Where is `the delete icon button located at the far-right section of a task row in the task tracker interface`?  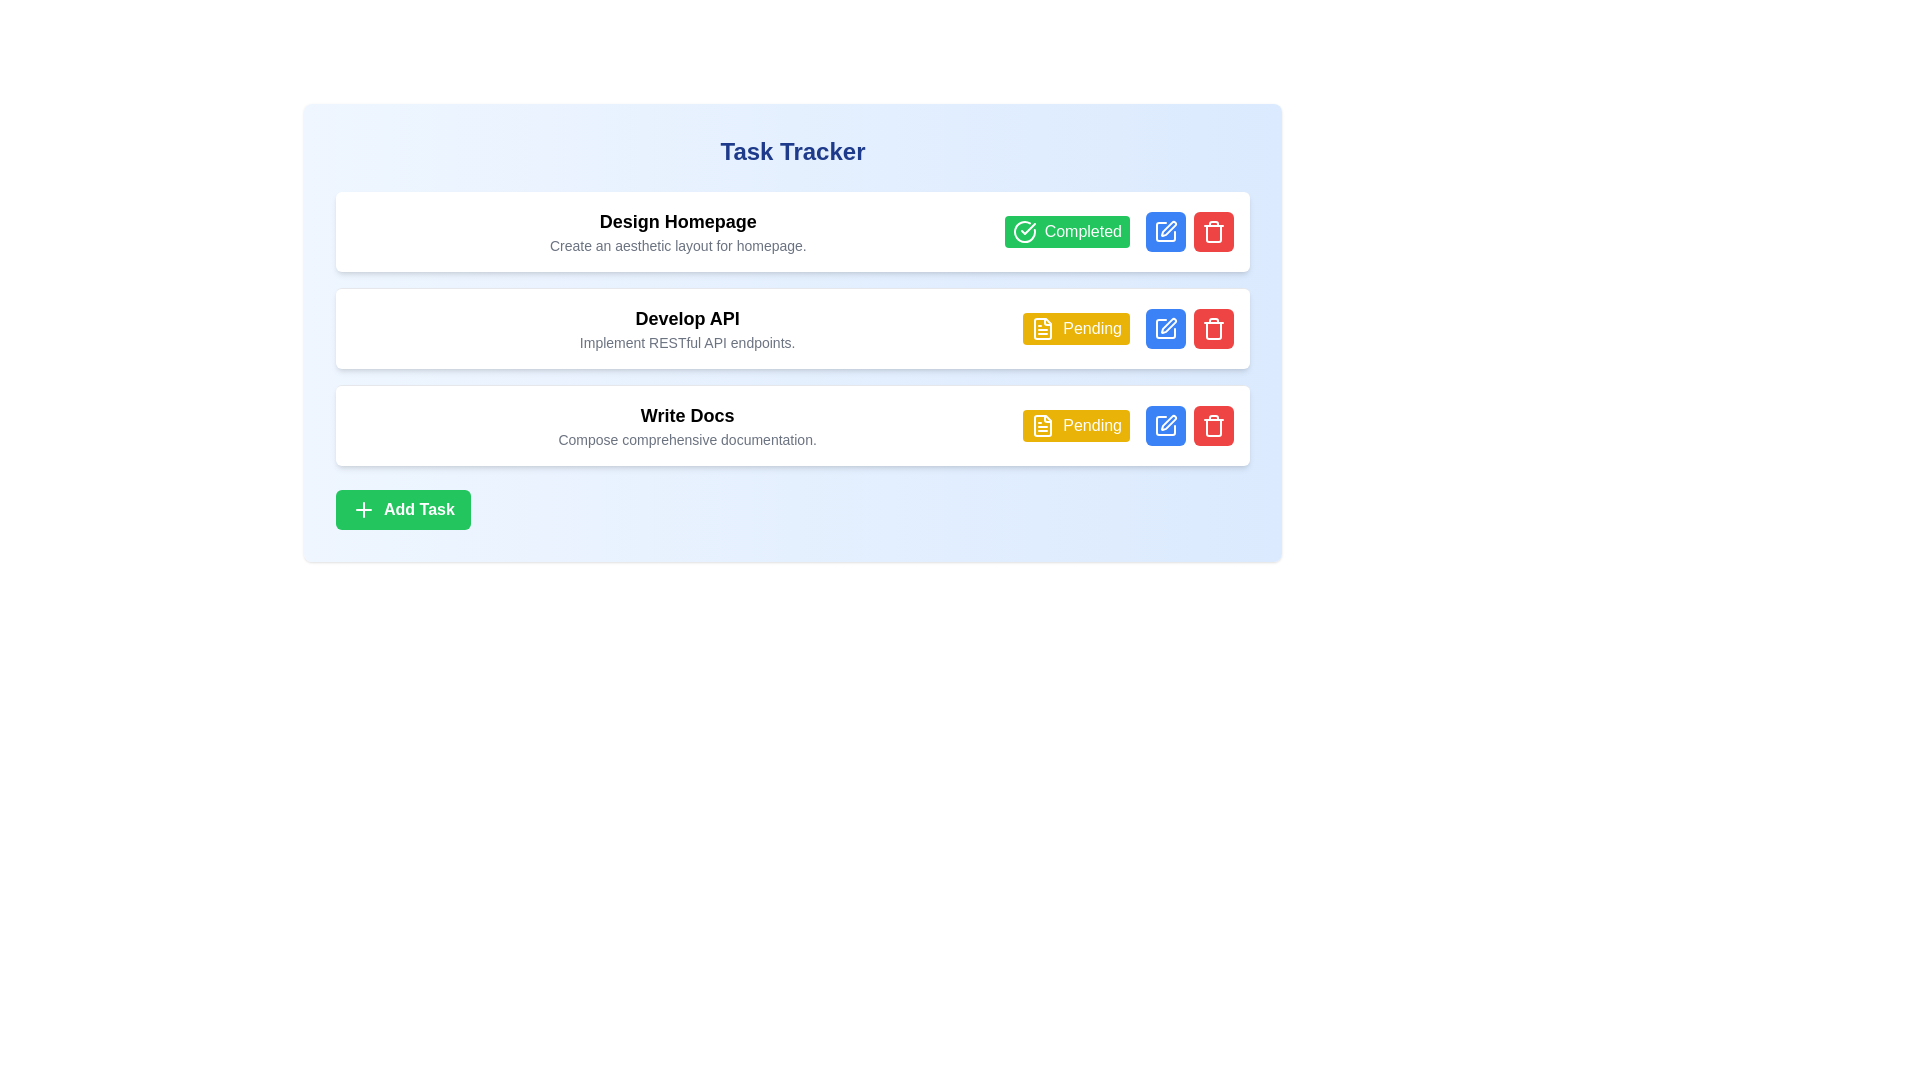
the delete icon button located at the far-right section of a task row in the task tracker interface is located at coordinates (1213, 327).